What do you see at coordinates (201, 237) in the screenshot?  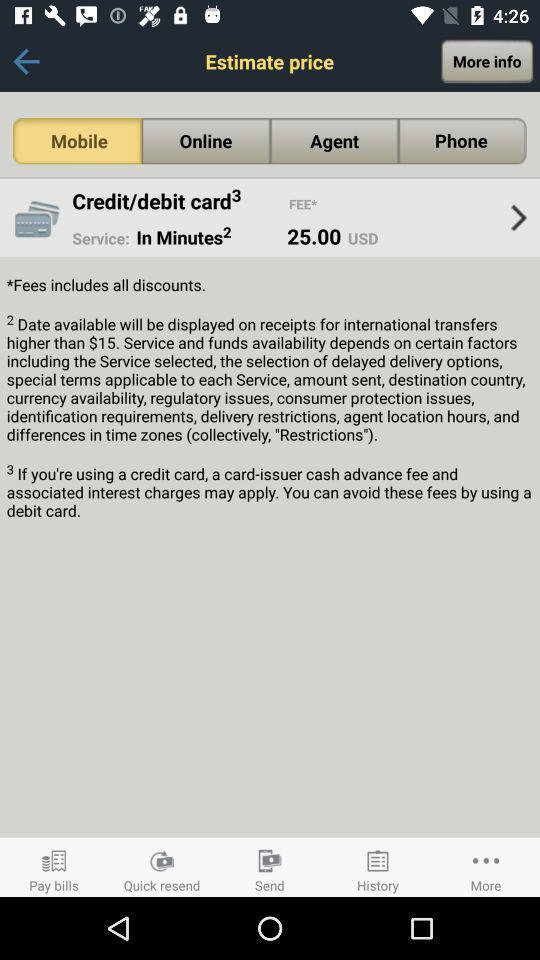 I see `in minutes2 item` at bounding box center [201, 237].